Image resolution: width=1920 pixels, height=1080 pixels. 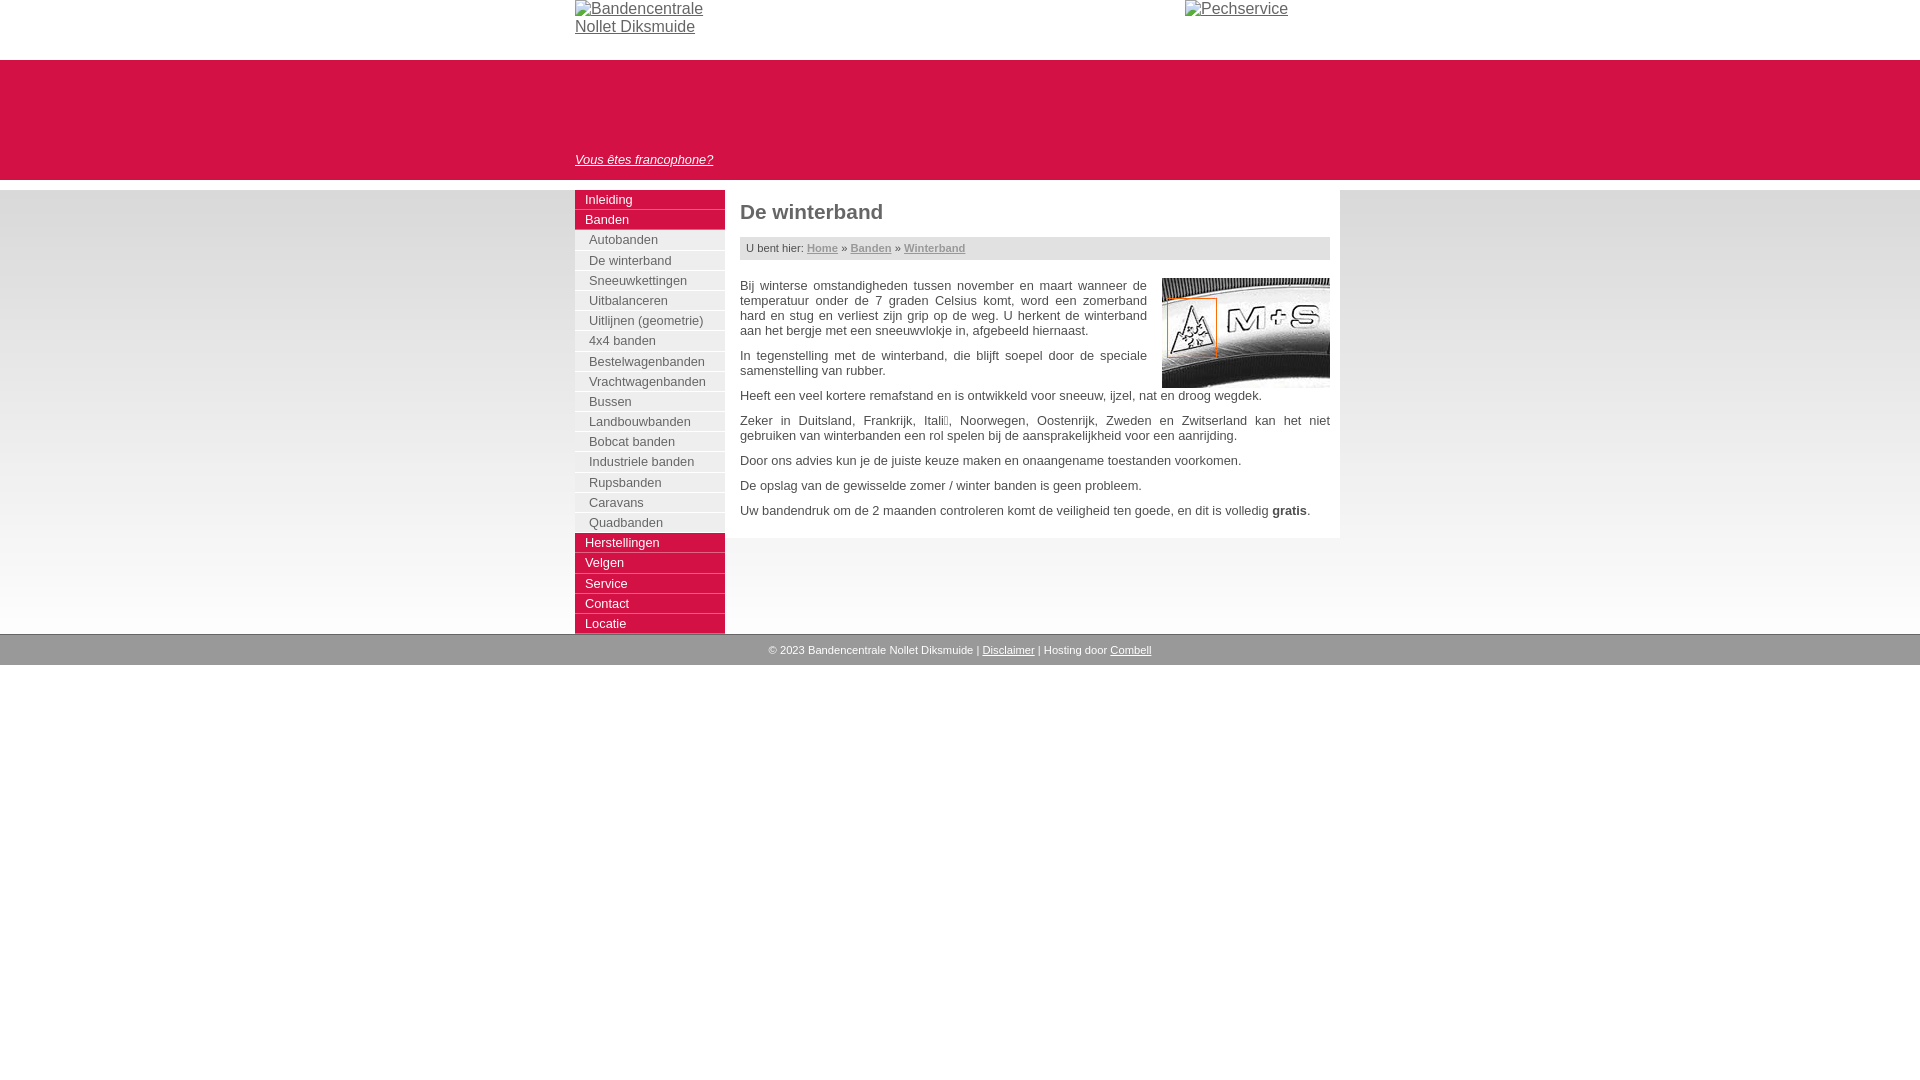 I want to click on 'Banden', so click(x=870, y=246).